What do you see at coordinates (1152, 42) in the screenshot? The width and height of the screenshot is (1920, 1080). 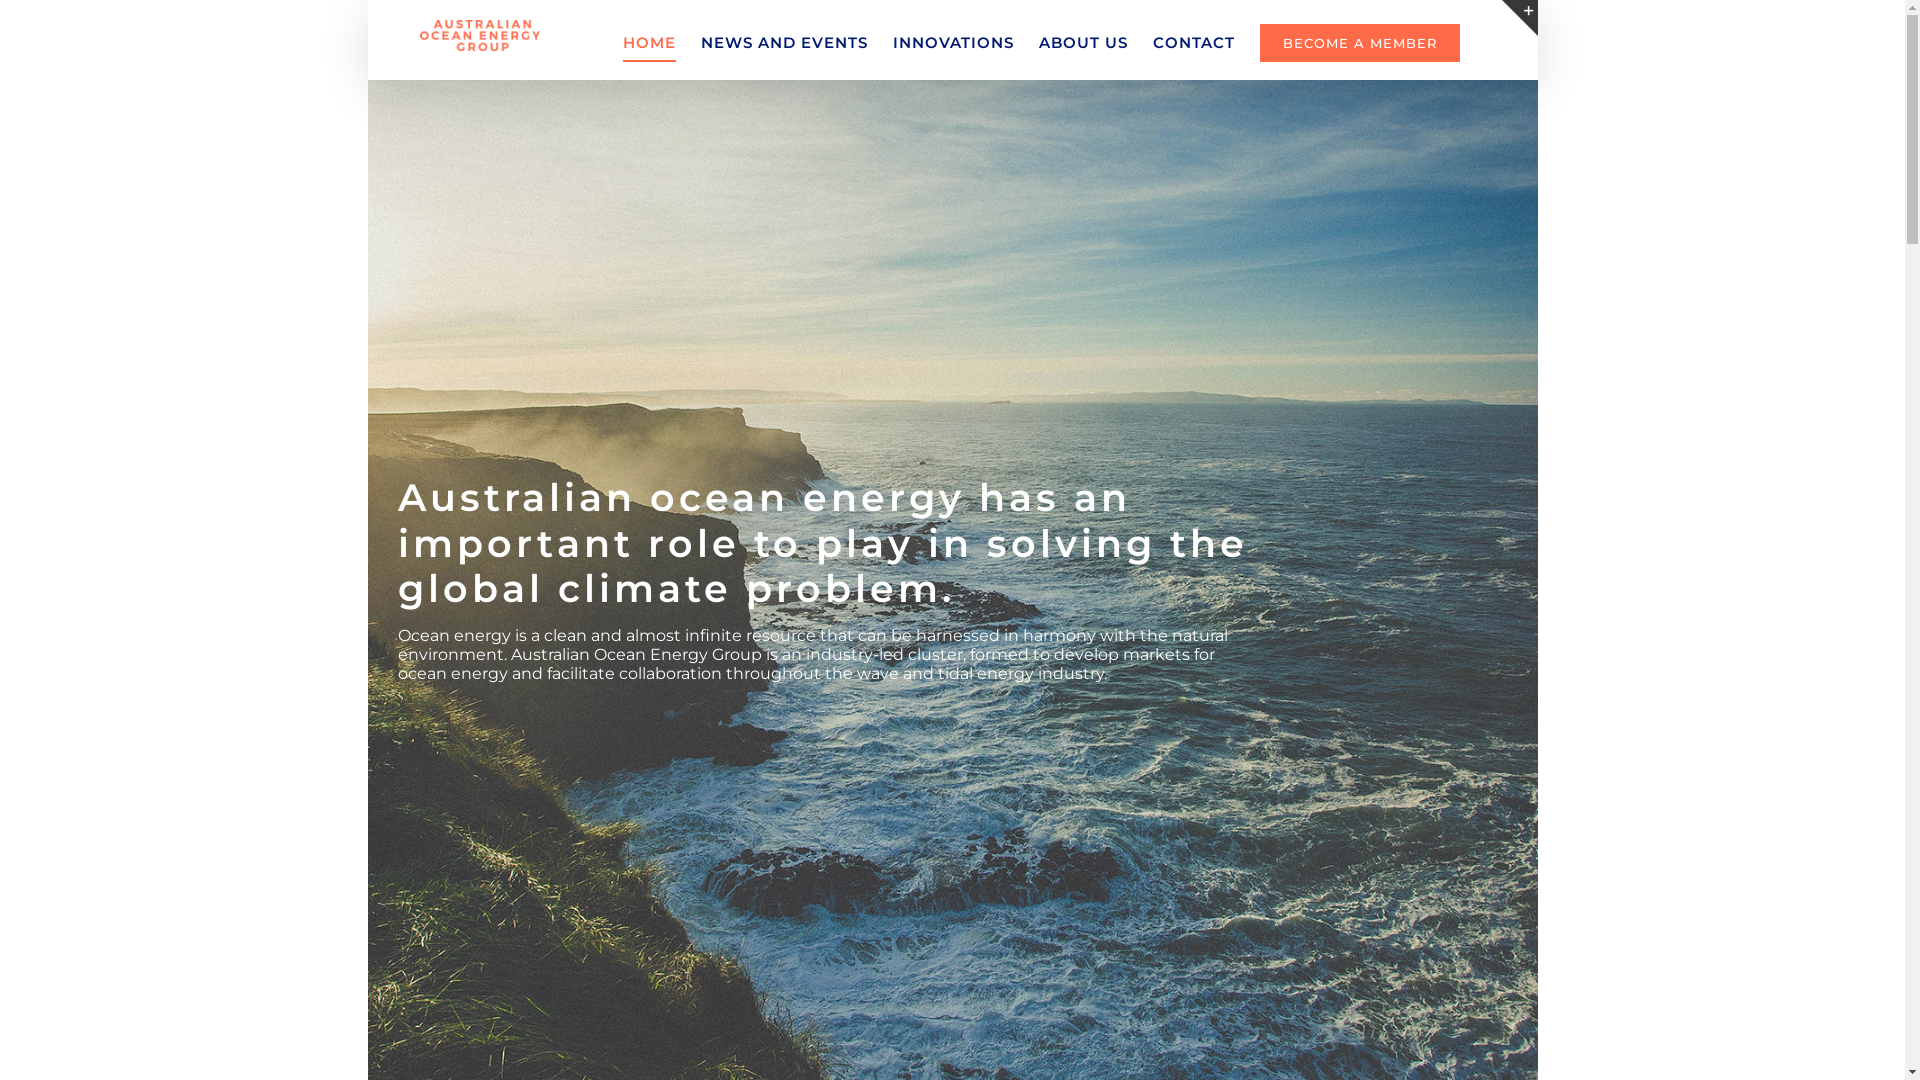 I see `'CONTACT'` at bounding box center [1152, 42].